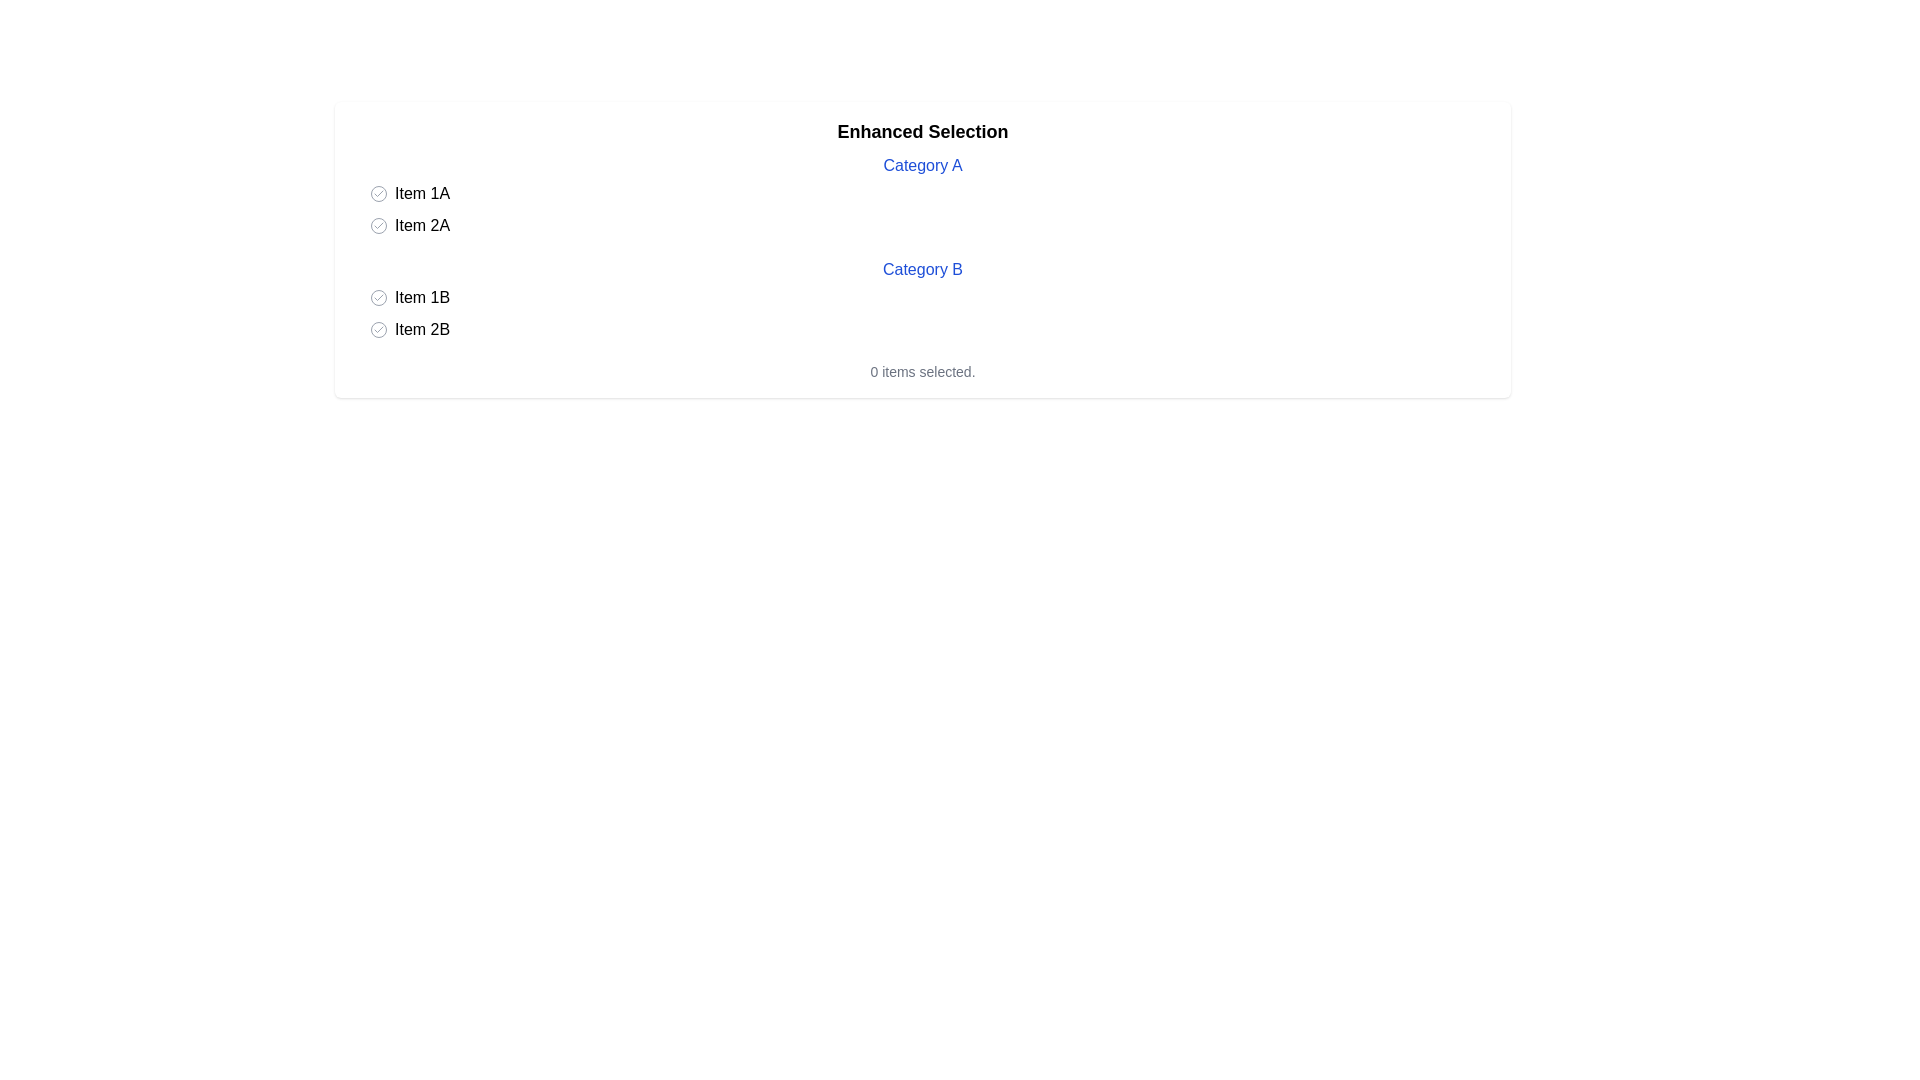 This screenshot has width=1920, height=1080. Describe the element at coordinates (921, 301) in the screenshot. I see `the 'Category B' section, which contains the items 'Item 1B' and 'Item 2B', by clicking within this group area` at that location.